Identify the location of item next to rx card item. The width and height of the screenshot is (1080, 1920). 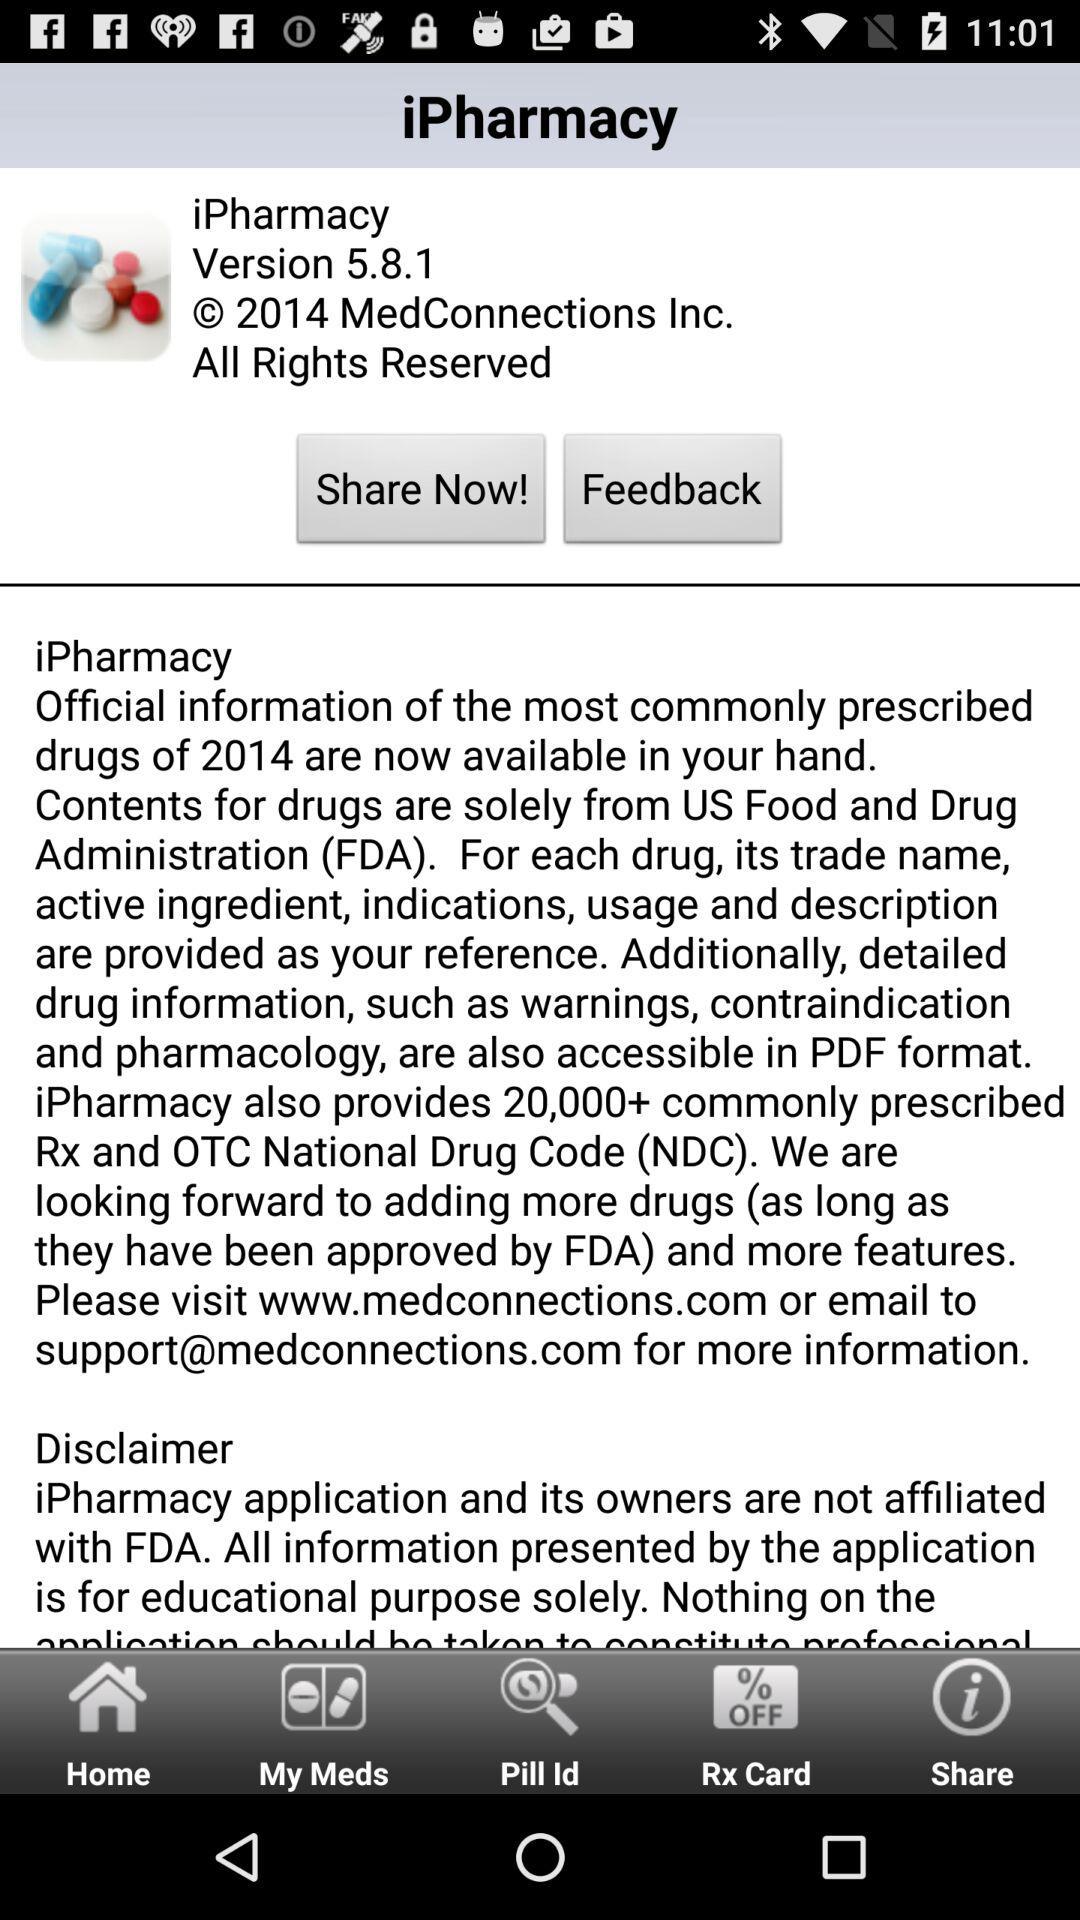
(540, 1719).